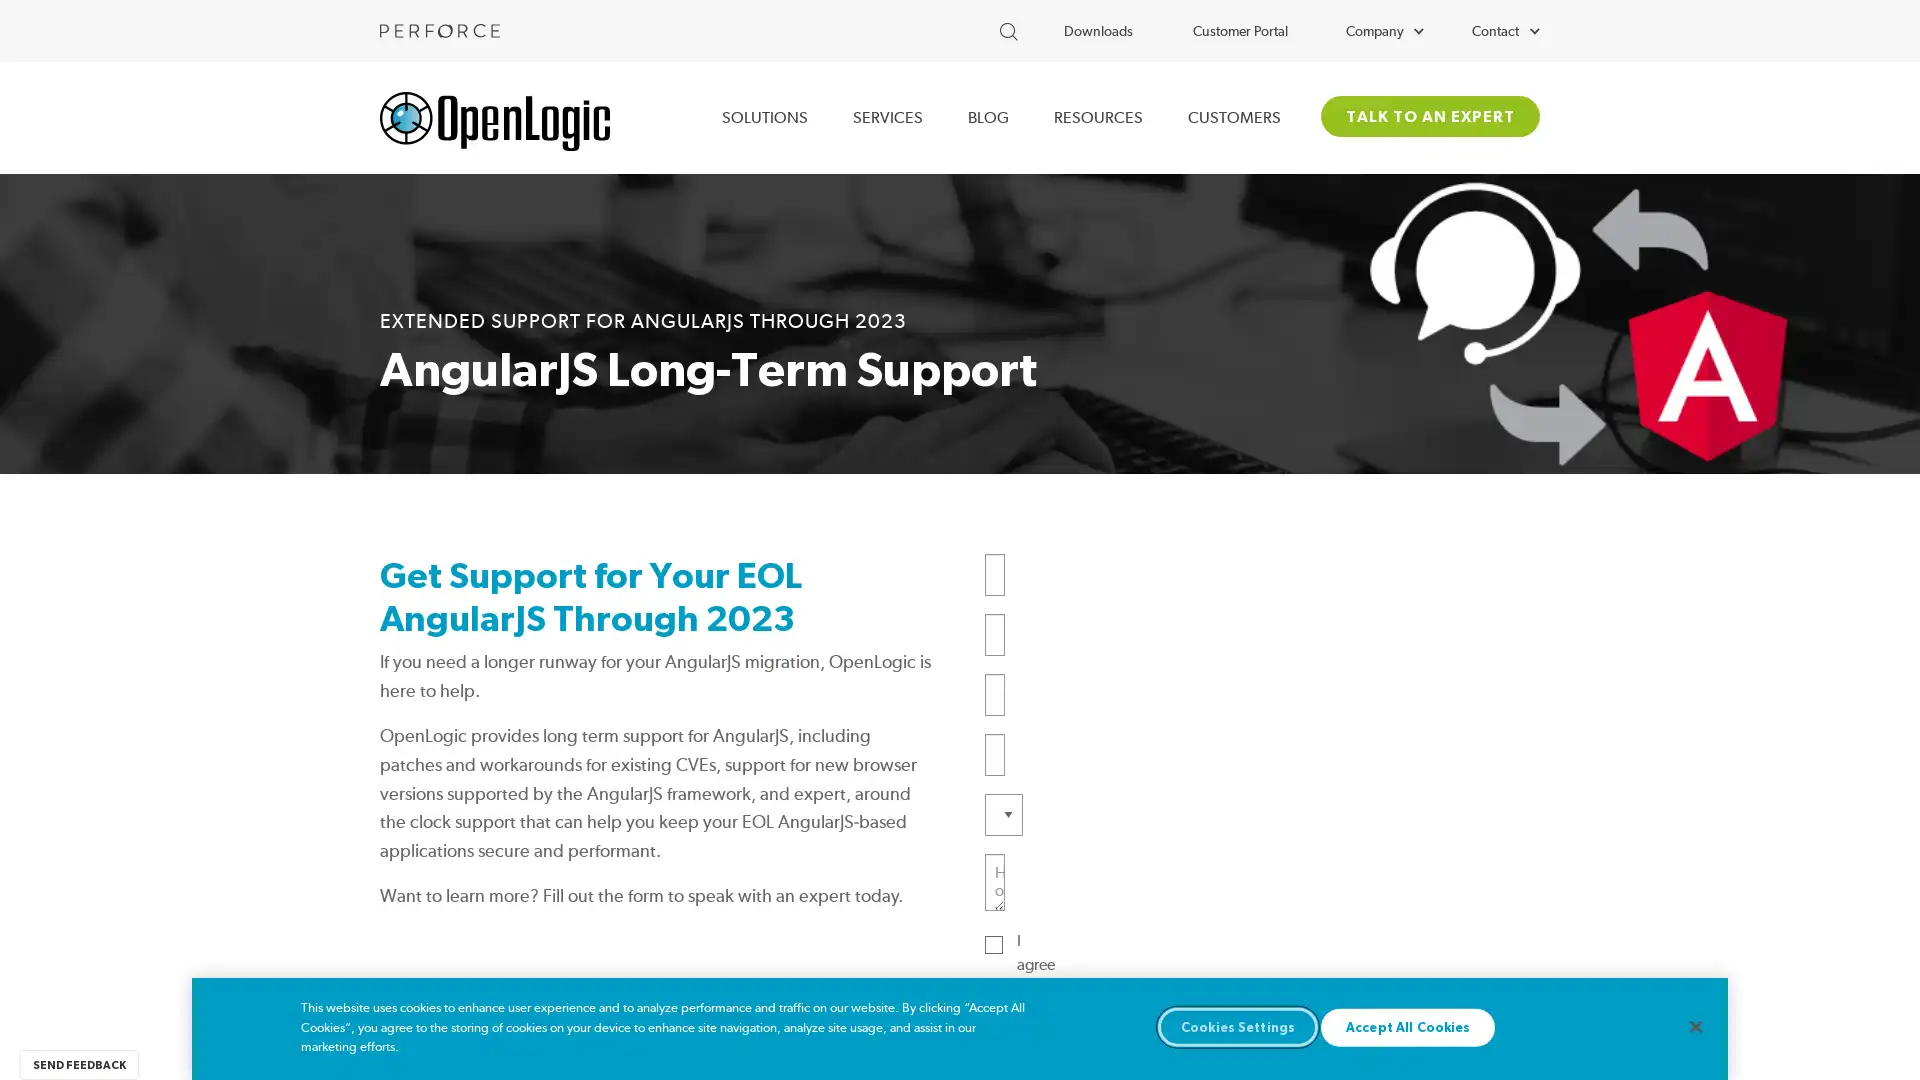  Describe the element at coordinates (1406, 1026) in the screenshot. I see `Accept All Cookies` at that location.